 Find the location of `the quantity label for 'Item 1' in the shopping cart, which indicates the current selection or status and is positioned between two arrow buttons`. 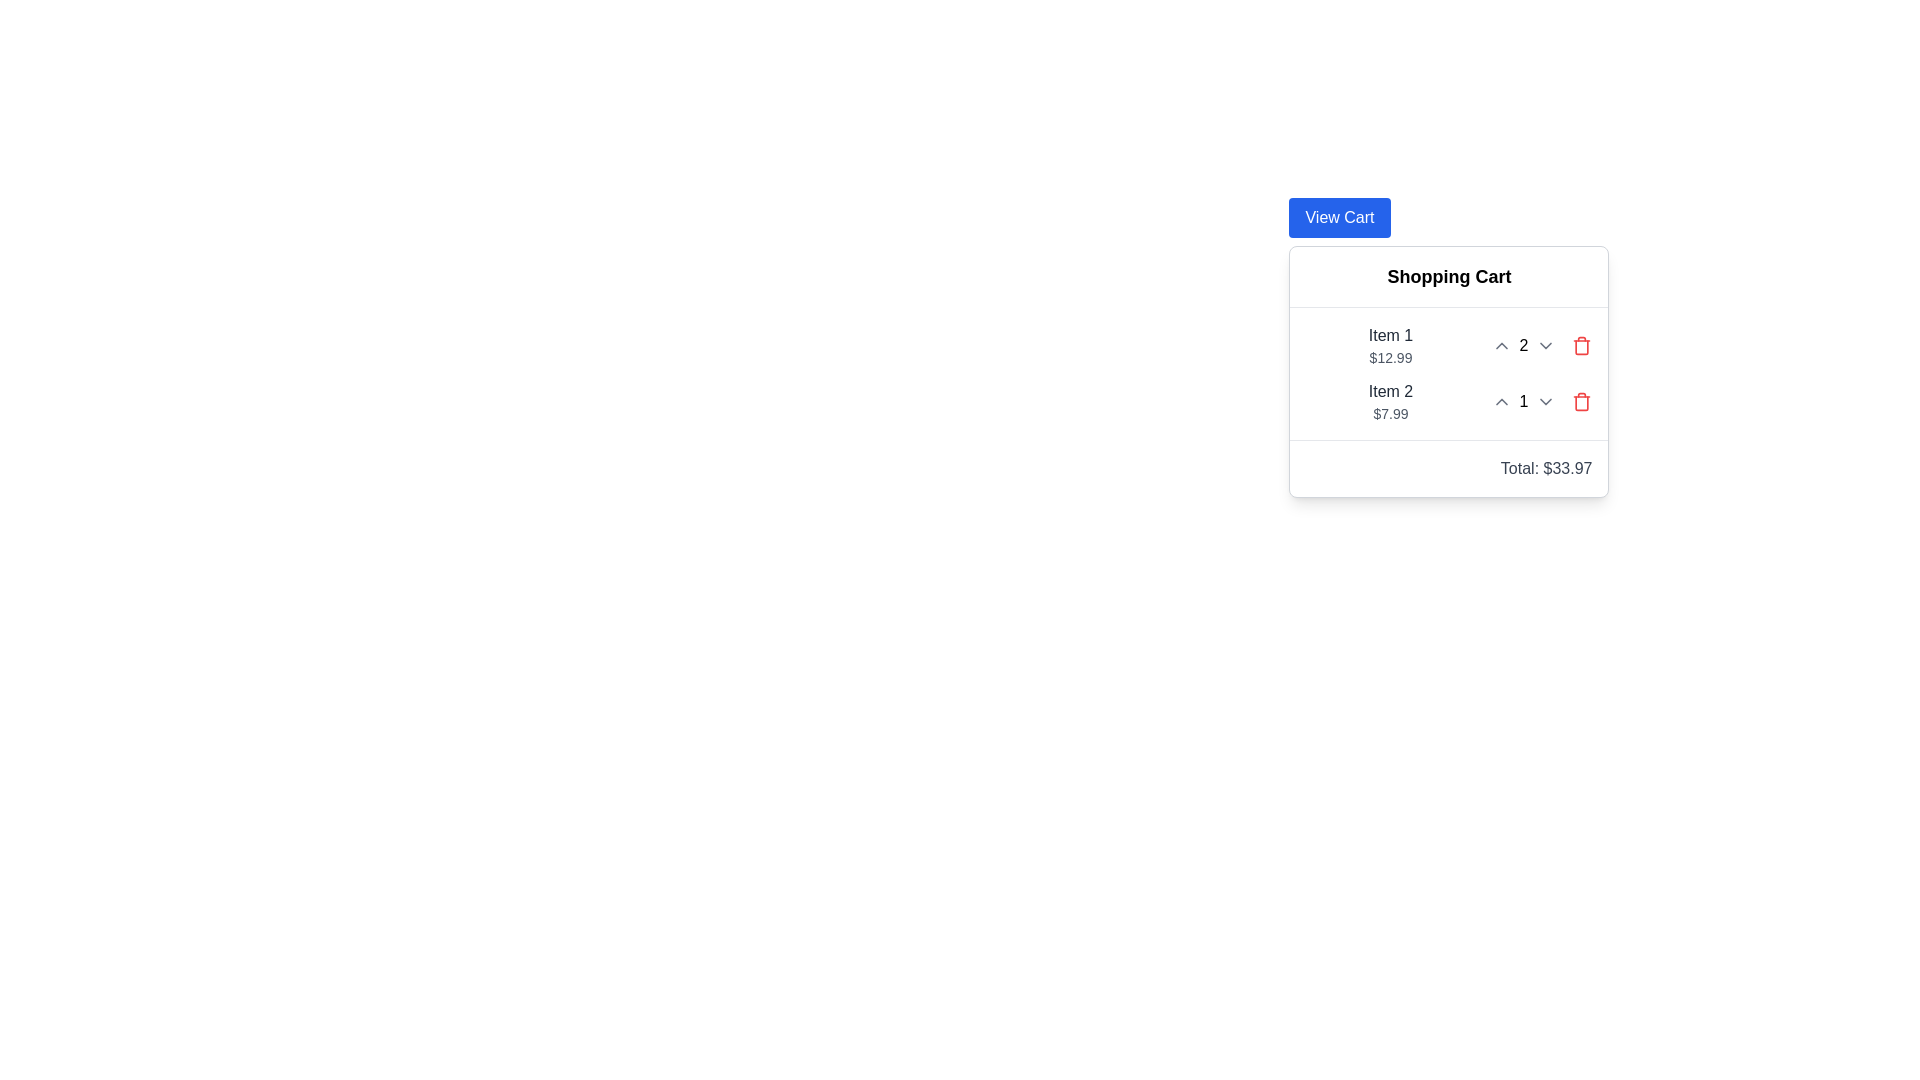

the quantity label for 'Item 1' in the shopping cart, which indicates the current selection or status and is positioned between two arrow buttons is located at coordinates (1523, 345).